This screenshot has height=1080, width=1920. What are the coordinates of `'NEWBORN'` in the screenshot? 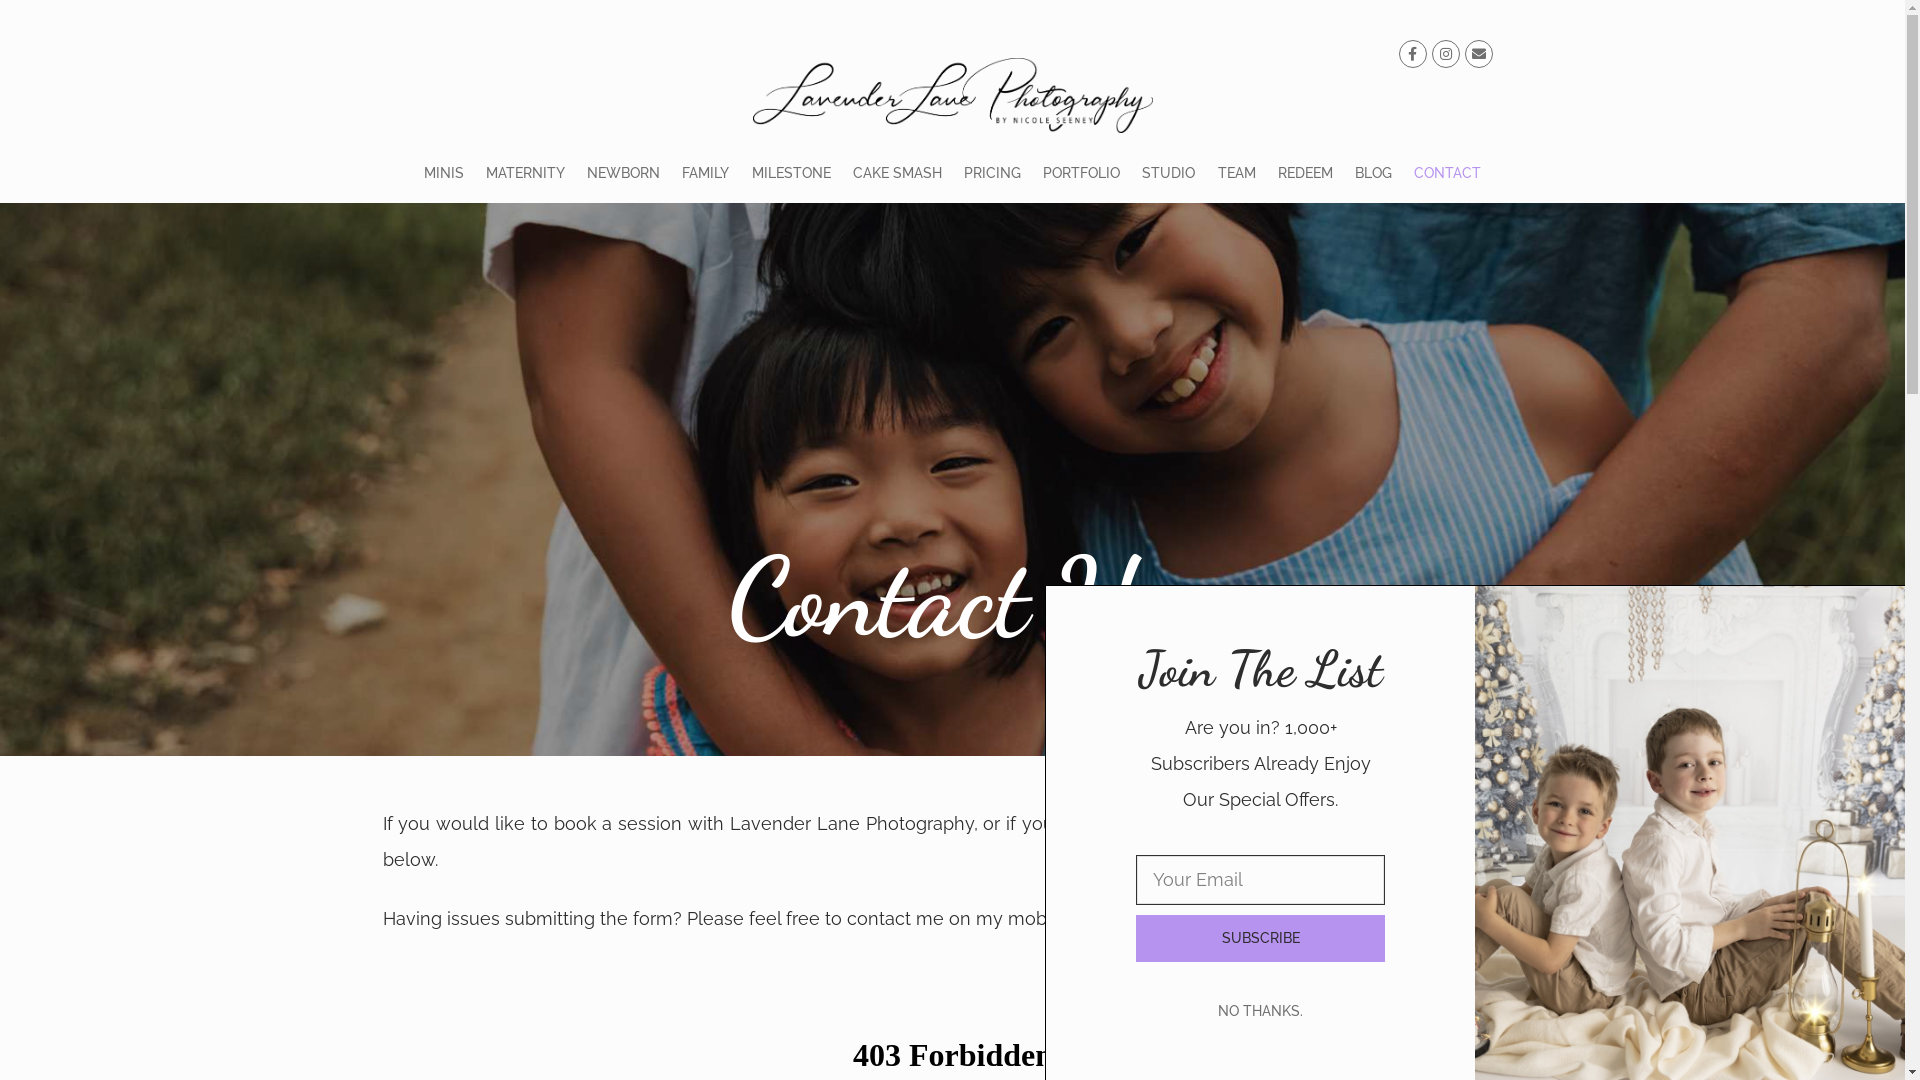 It's located at (575, 172).